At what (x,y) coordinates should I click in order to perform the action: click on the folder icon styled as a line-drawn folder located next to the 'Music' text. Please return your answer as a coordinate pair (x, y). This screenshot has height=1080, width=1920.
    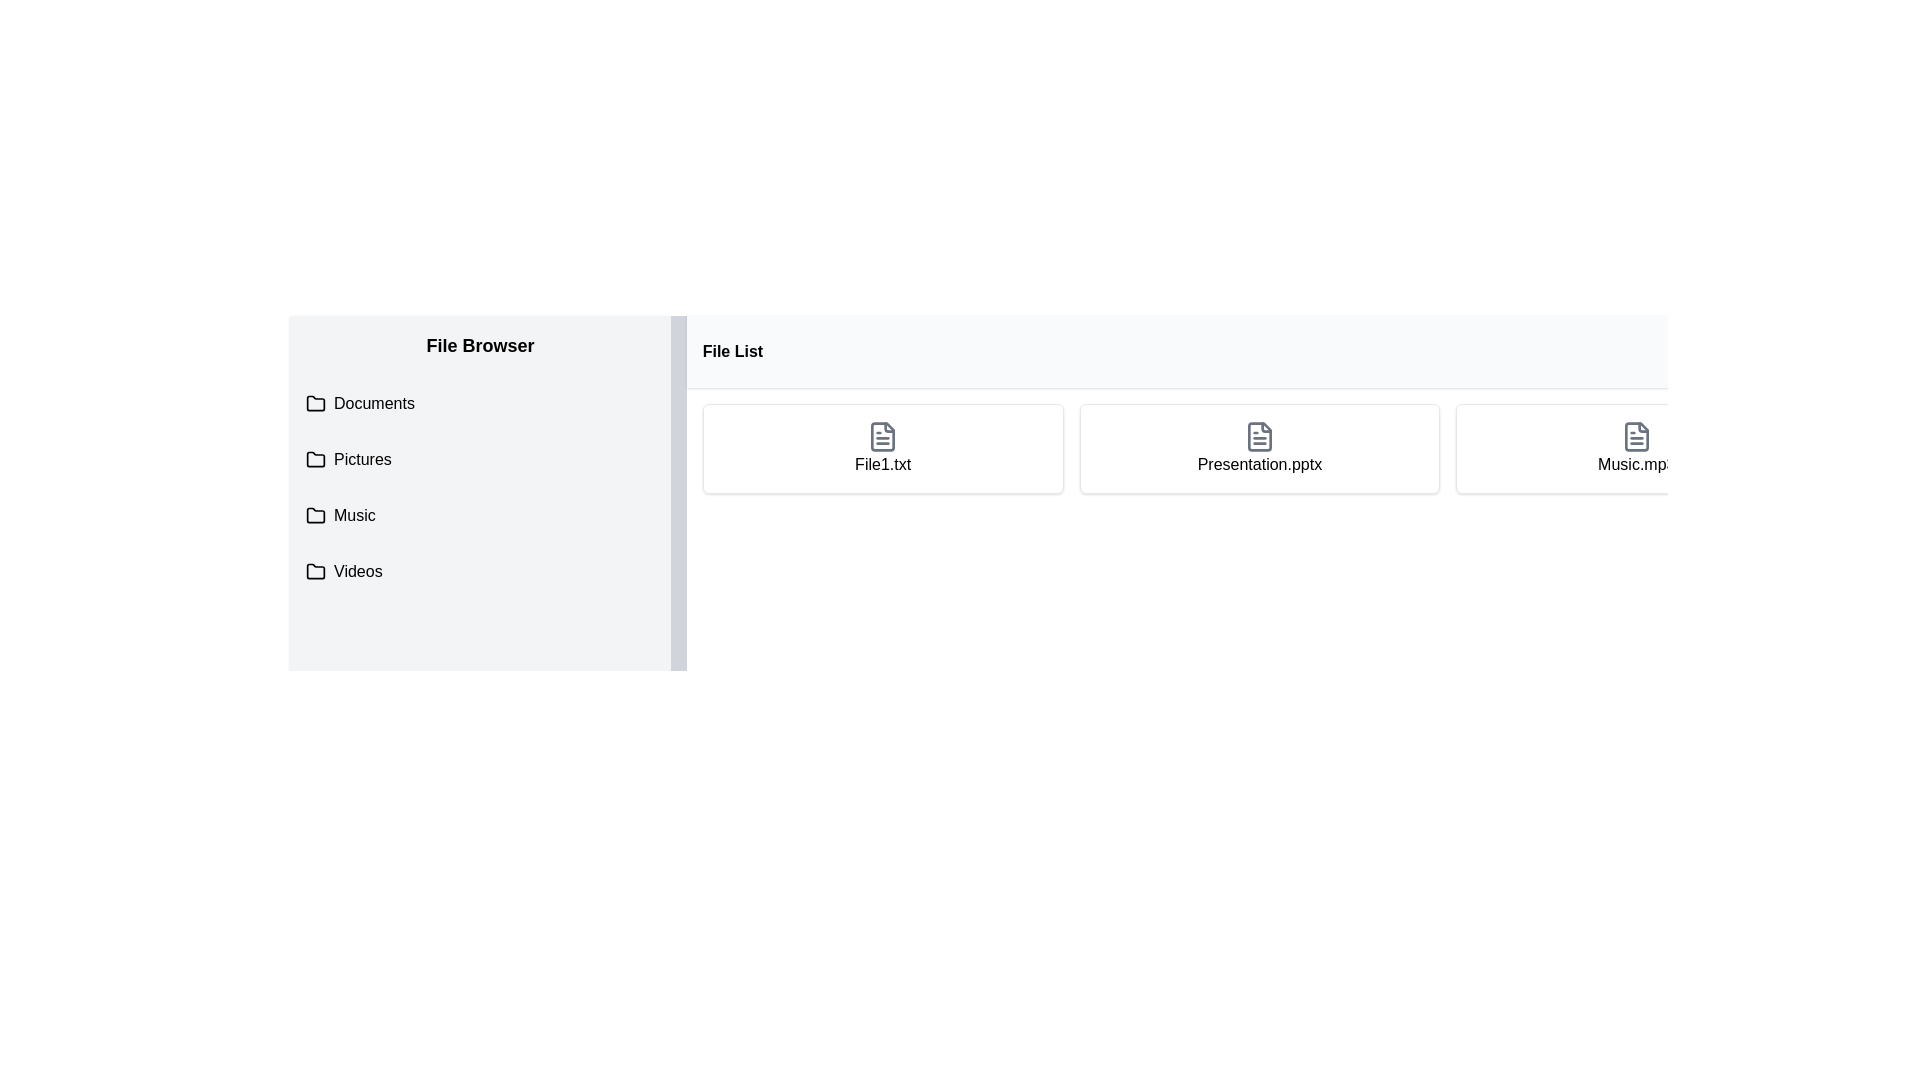
    Looking at the image, I should click on (315, 515).